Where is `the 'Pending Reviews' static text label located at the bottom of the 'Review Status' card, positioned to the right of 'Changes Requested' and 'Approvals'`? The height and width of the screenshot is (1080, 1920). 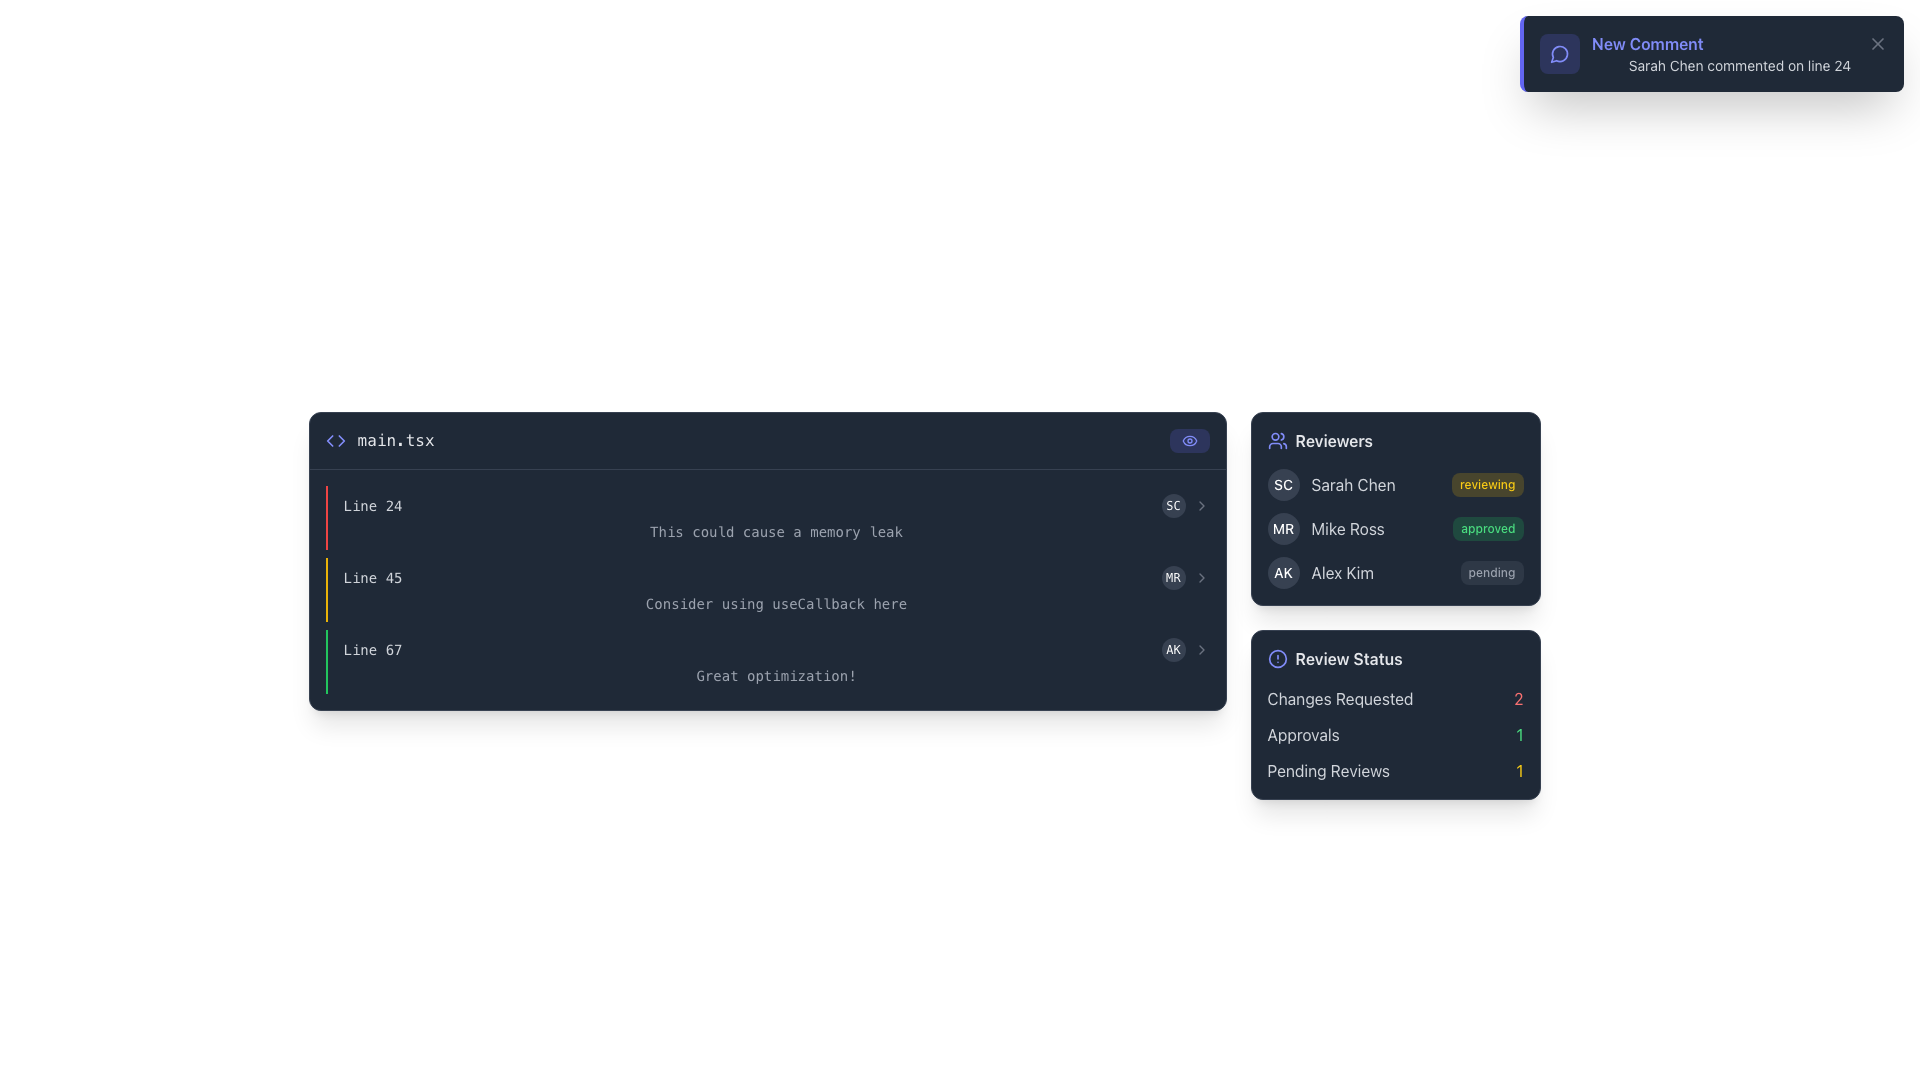 the 'Pending Reviews' static text label located at the bottom of the 'Review Status' card, positioned to the right of 'Changes Requested' and 'Approvals' is located at coordinates (1328, 770).